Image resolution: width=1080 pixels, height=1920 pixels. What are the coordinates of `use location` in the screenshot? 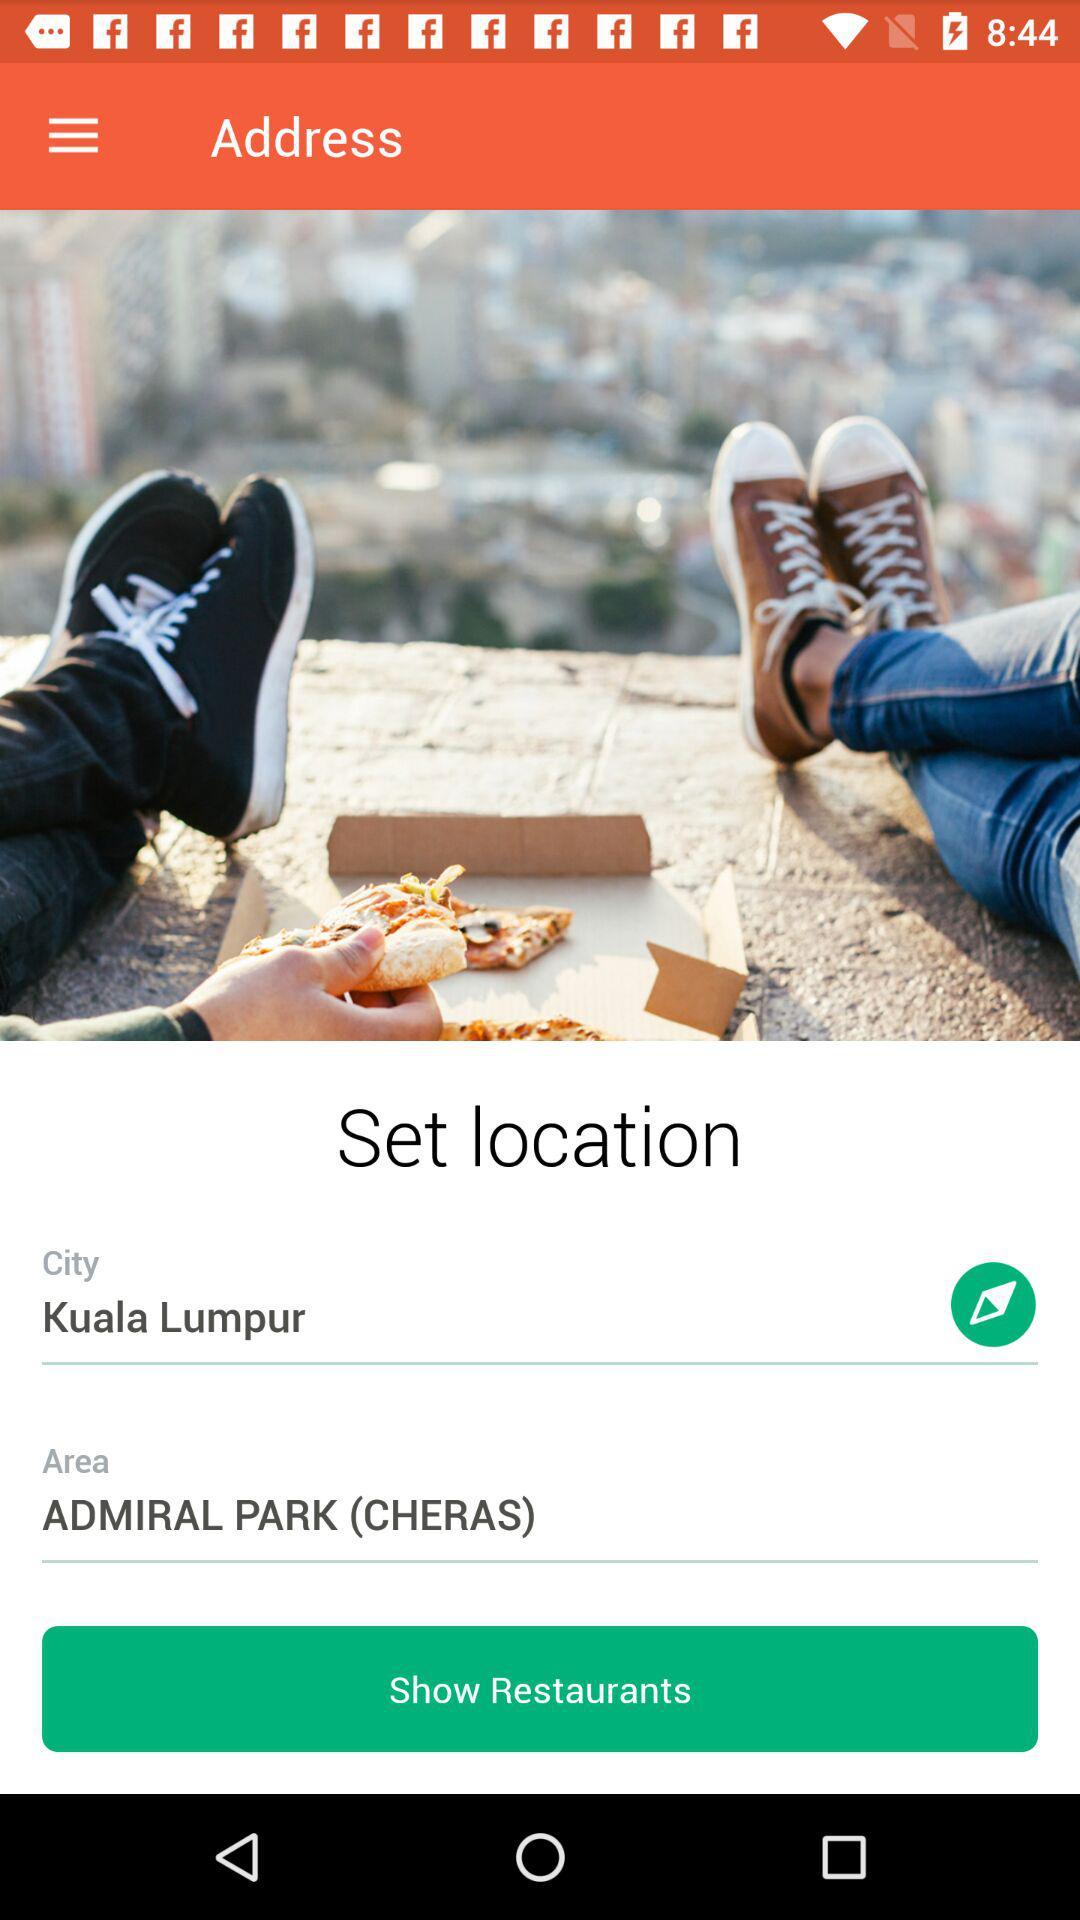 It's located at (994, 1324).